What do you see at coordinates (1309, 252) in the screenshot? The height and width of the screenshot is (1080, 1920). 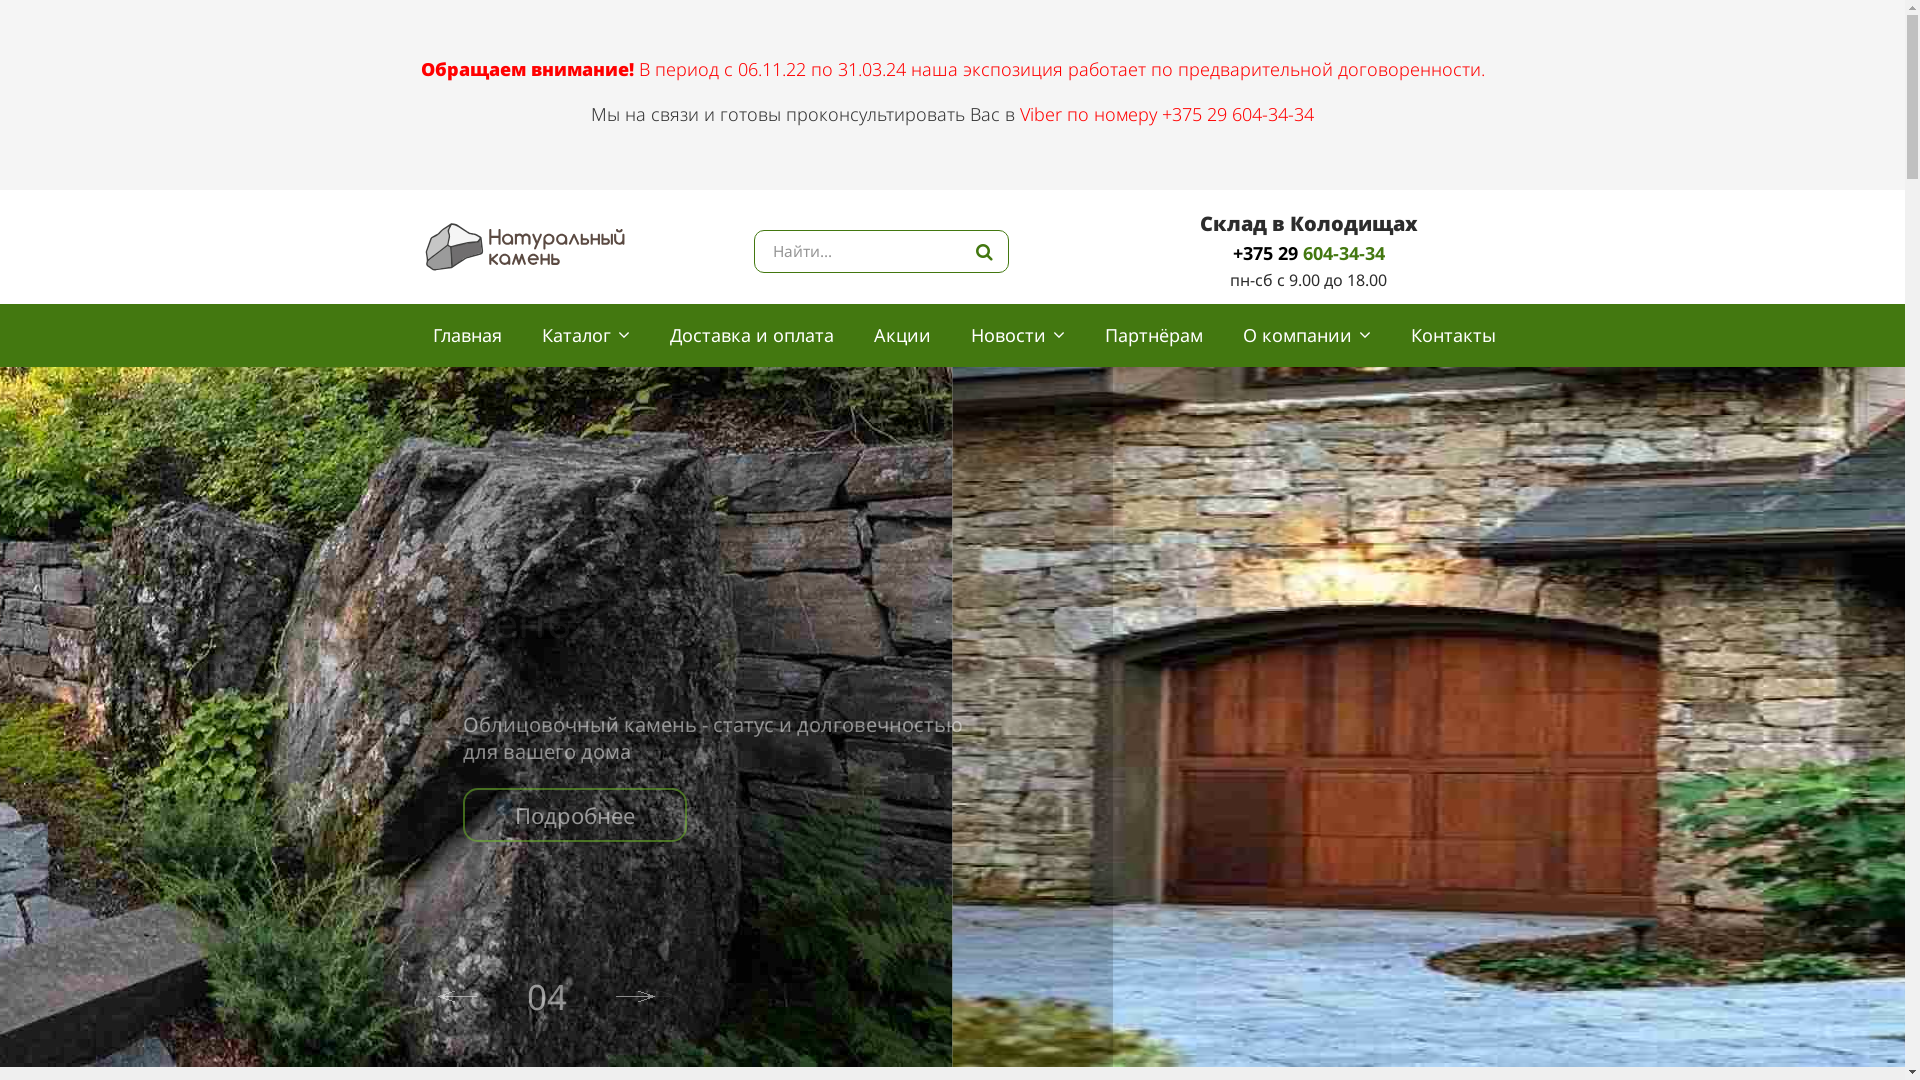 I see `'+375 29 604-34-34'` at bounding box center [1309, 252].